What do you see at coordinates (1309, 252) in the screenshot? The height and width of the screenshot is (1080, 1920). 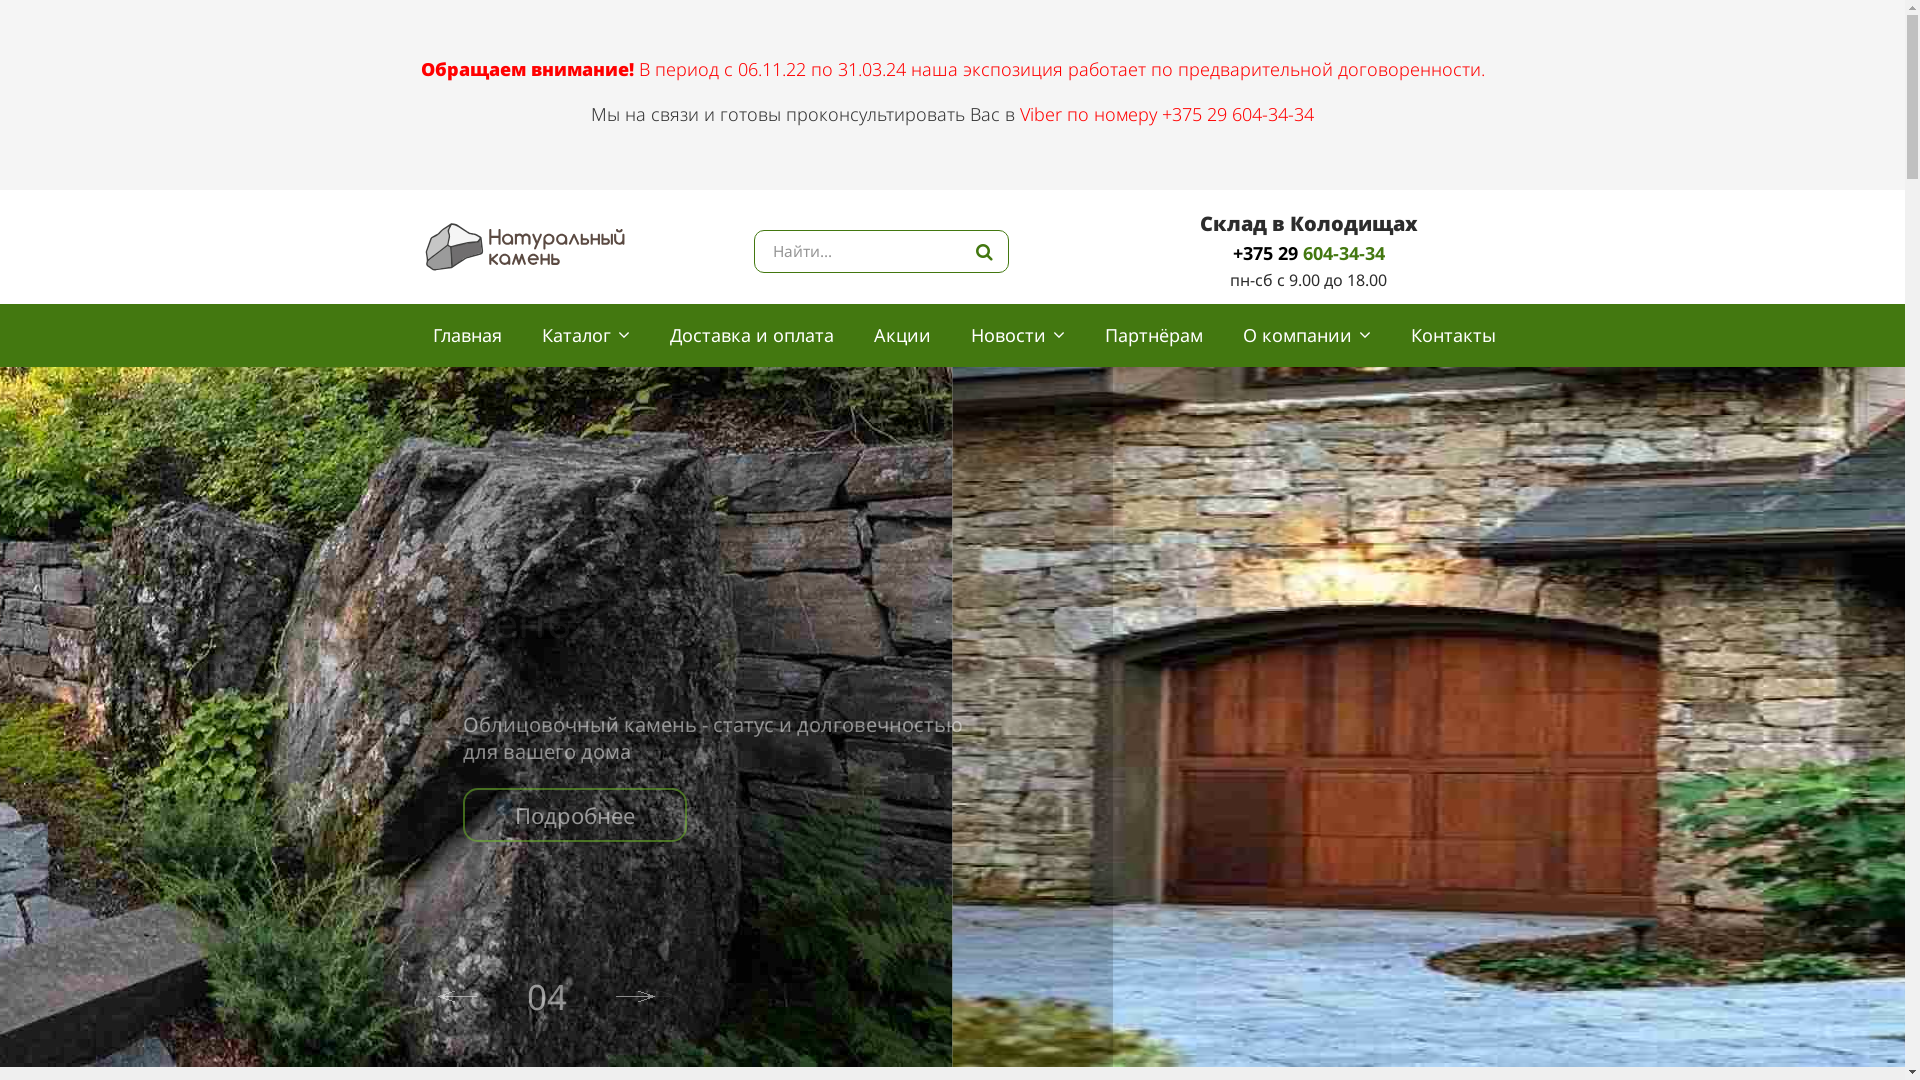 I see `'+375 29 604-34-34'` at bounding box center [1309, 252].